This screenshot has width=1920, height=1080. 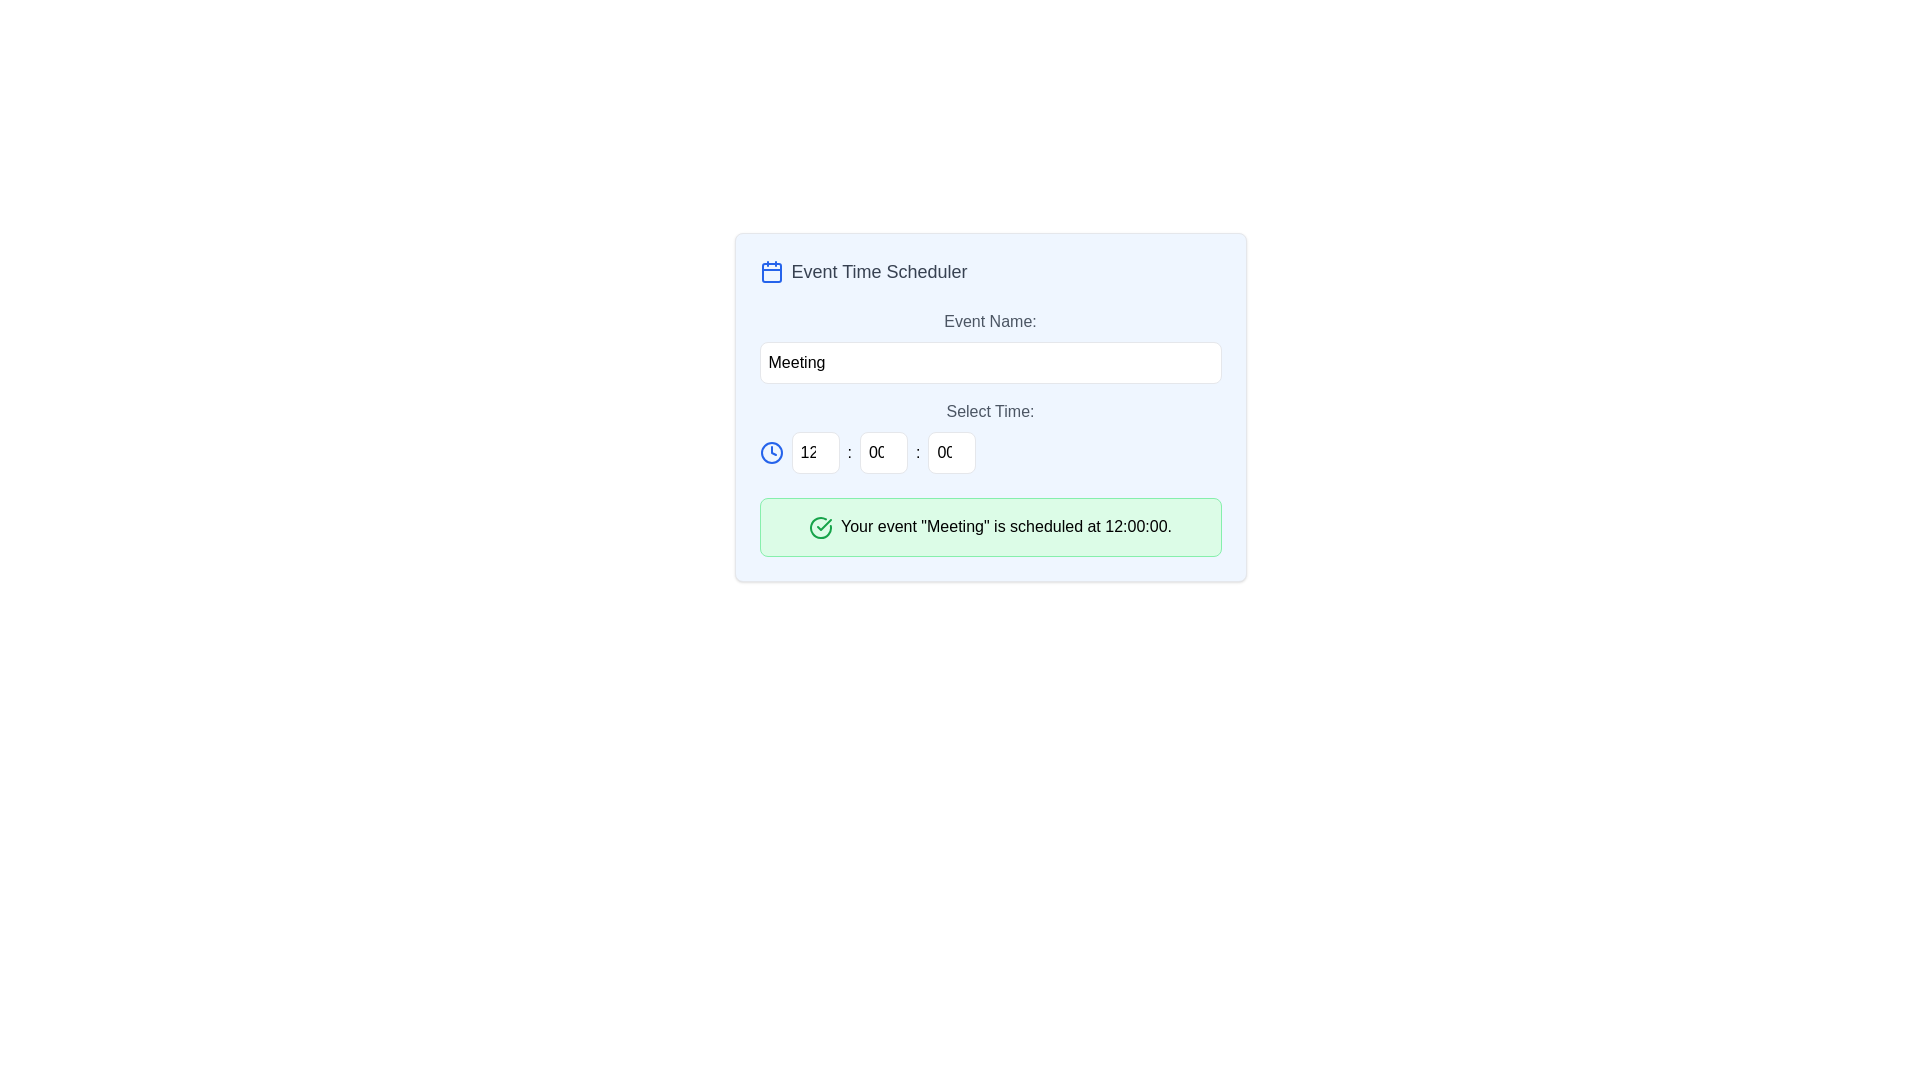 What do you see at coordinates (951, 452) in the screenshot?
I see `the third number input field in the 'Select Time' section, which allows users to enter or modify the seconds component of a time value` at bounding box center [951, 452].